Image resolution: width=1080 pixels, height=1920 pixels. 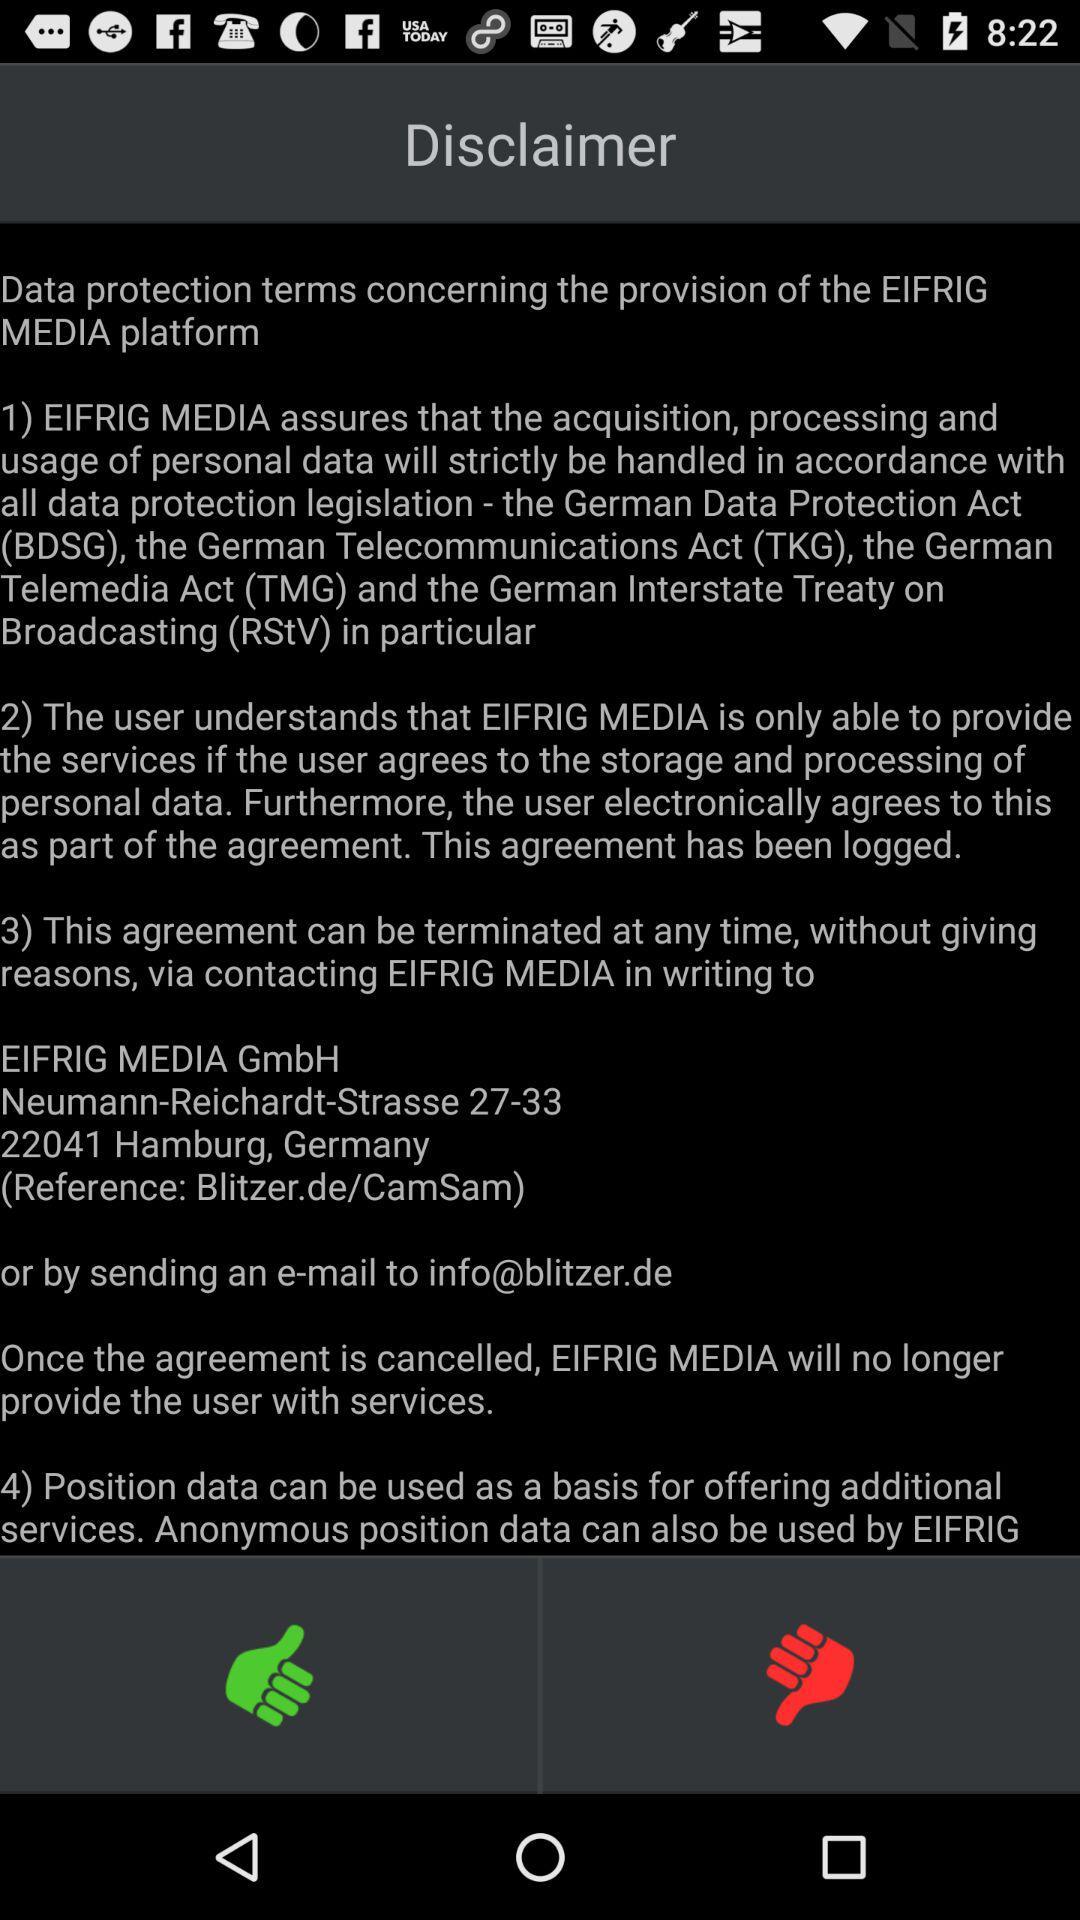 What do you see at coordinates (810, 1674) in the screenshot?
I see `icon at the bottom right corner` at bounding box center [810, 1674].